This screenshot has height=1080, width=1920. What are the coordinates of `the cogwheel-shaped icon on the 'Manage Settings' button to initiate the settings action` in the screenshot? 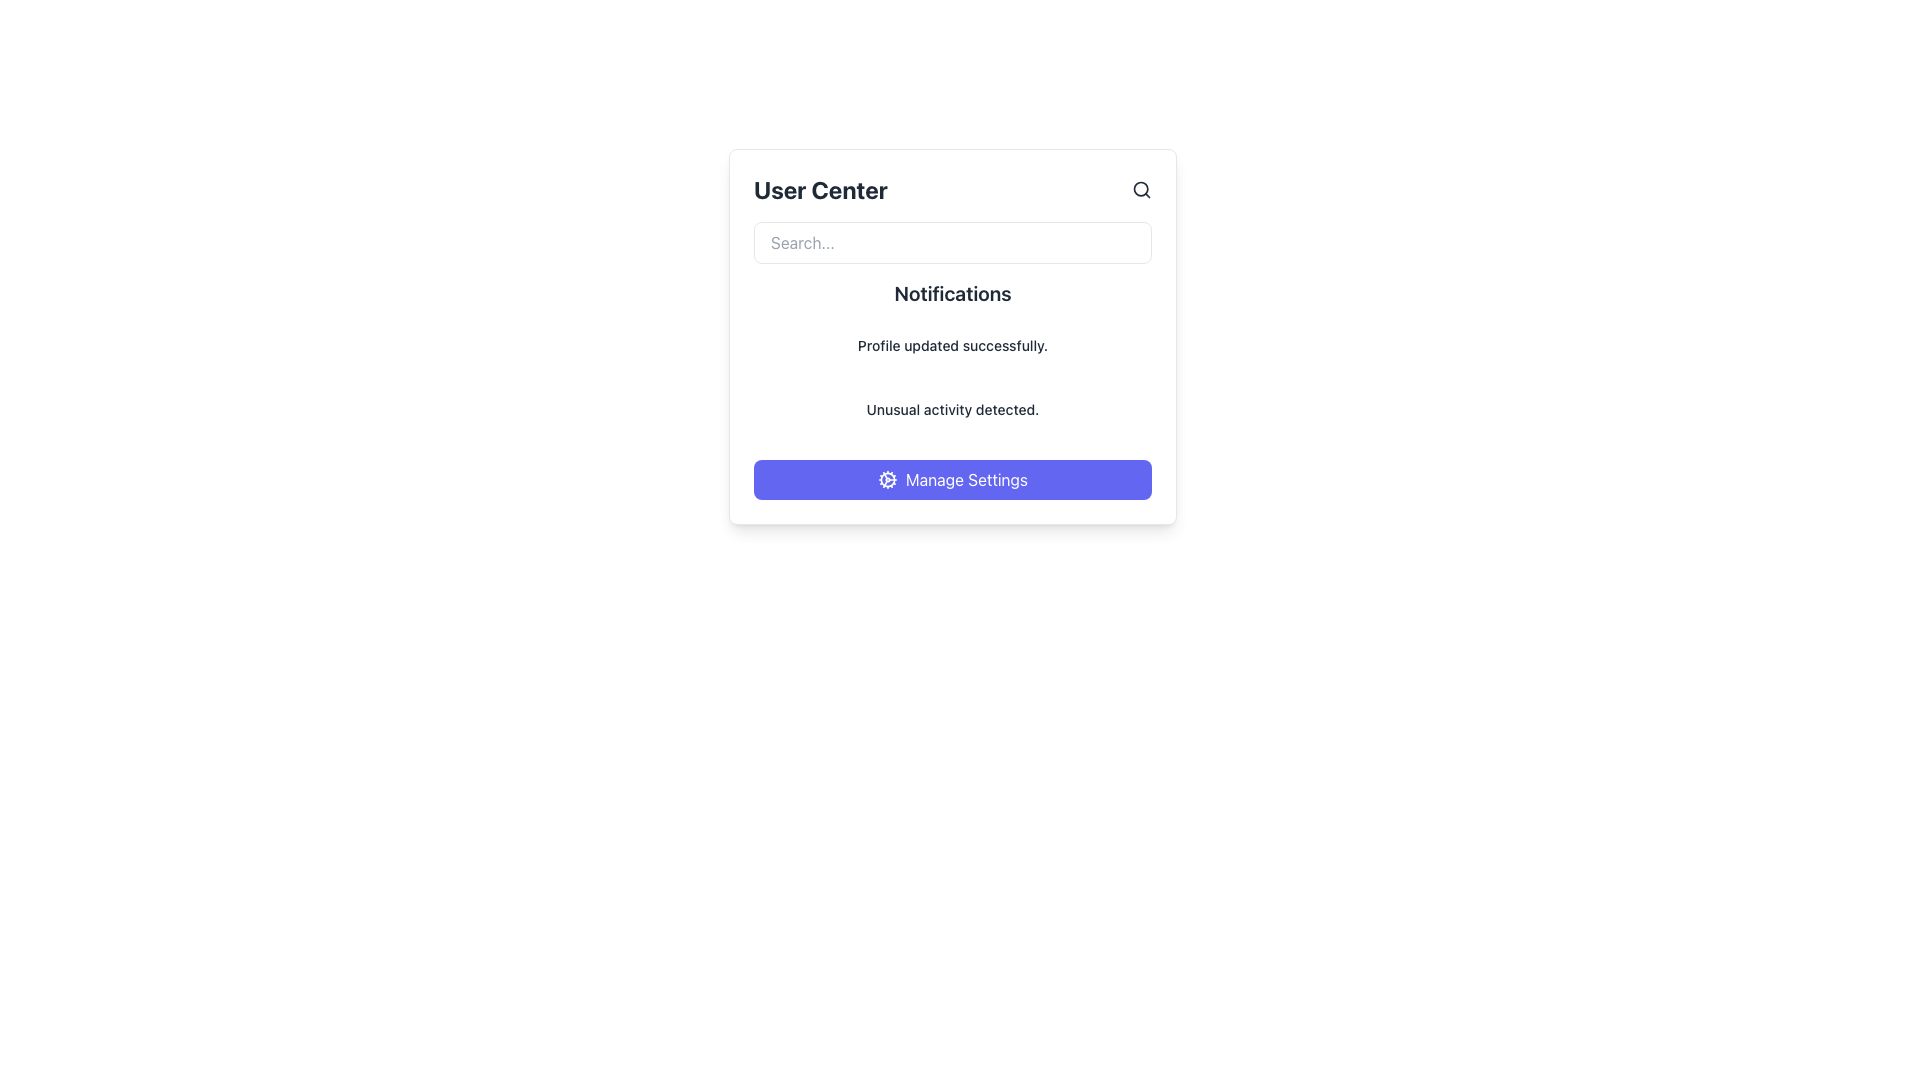 It's located at (887, 479).